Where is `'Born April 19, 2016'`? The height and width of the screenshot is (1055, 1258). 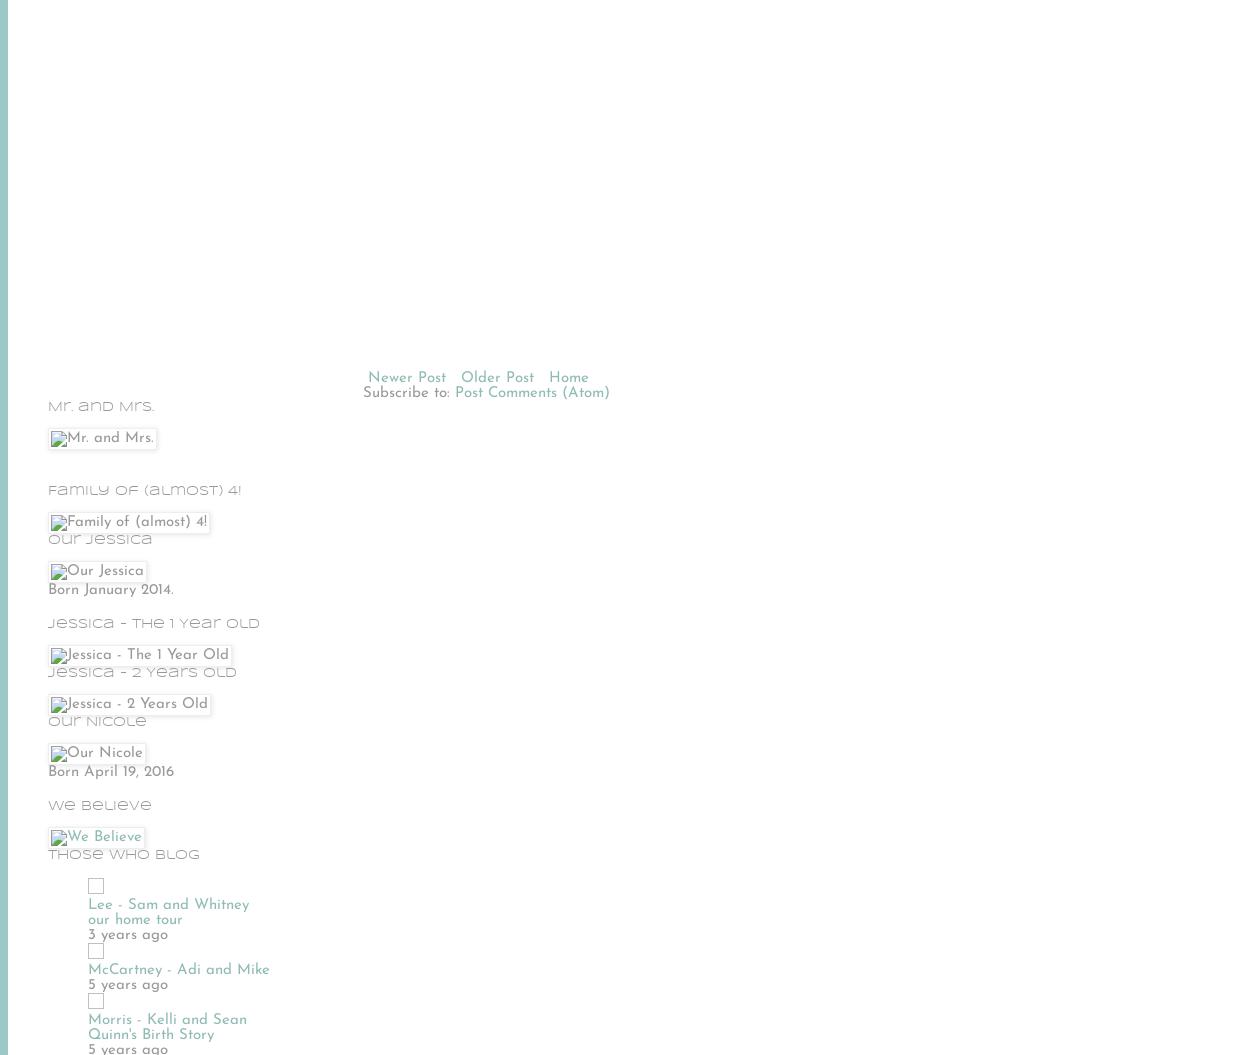
'Born April 19, 2016' is located at coordinates (110, 770).